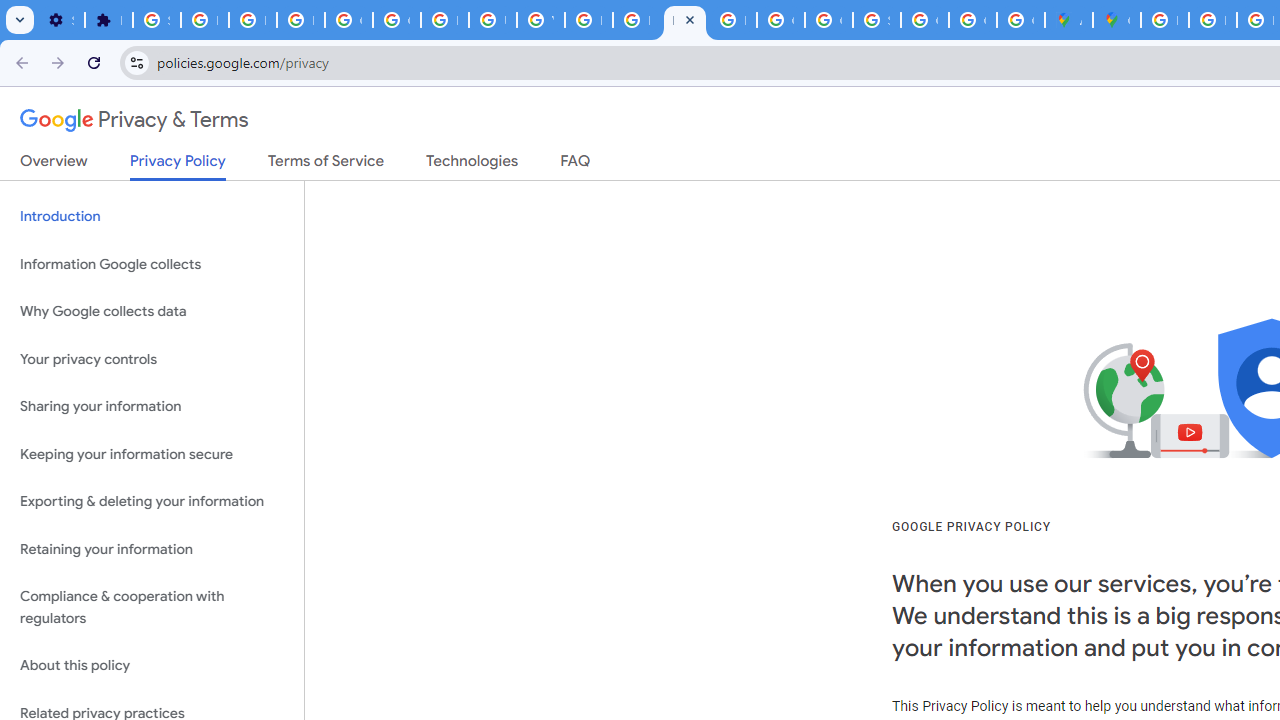  Describe the element at coordinates (1115, 20) in the screenshot. I see `'Google Maps'` at that location.